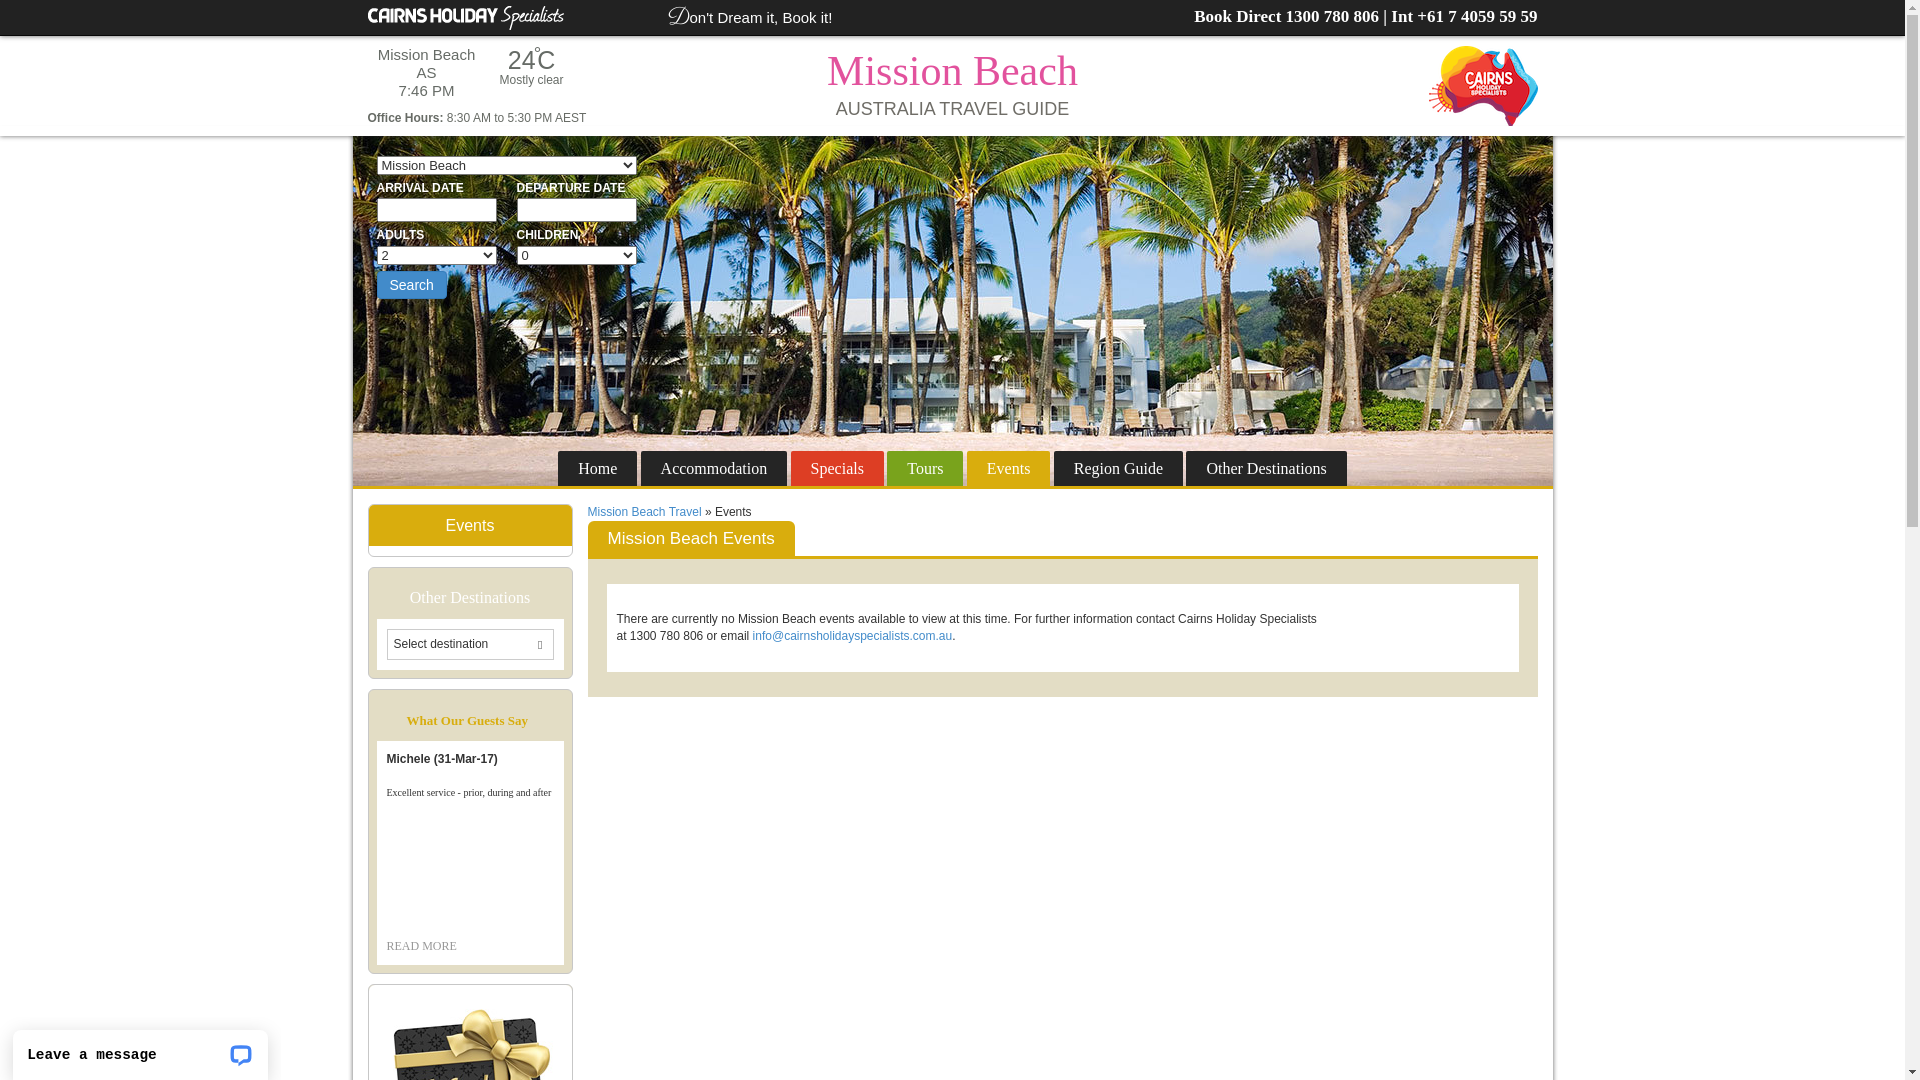 This screenshot has width=1920, height=1080. I want to click on '1300 780 806', so click(1333, 16).